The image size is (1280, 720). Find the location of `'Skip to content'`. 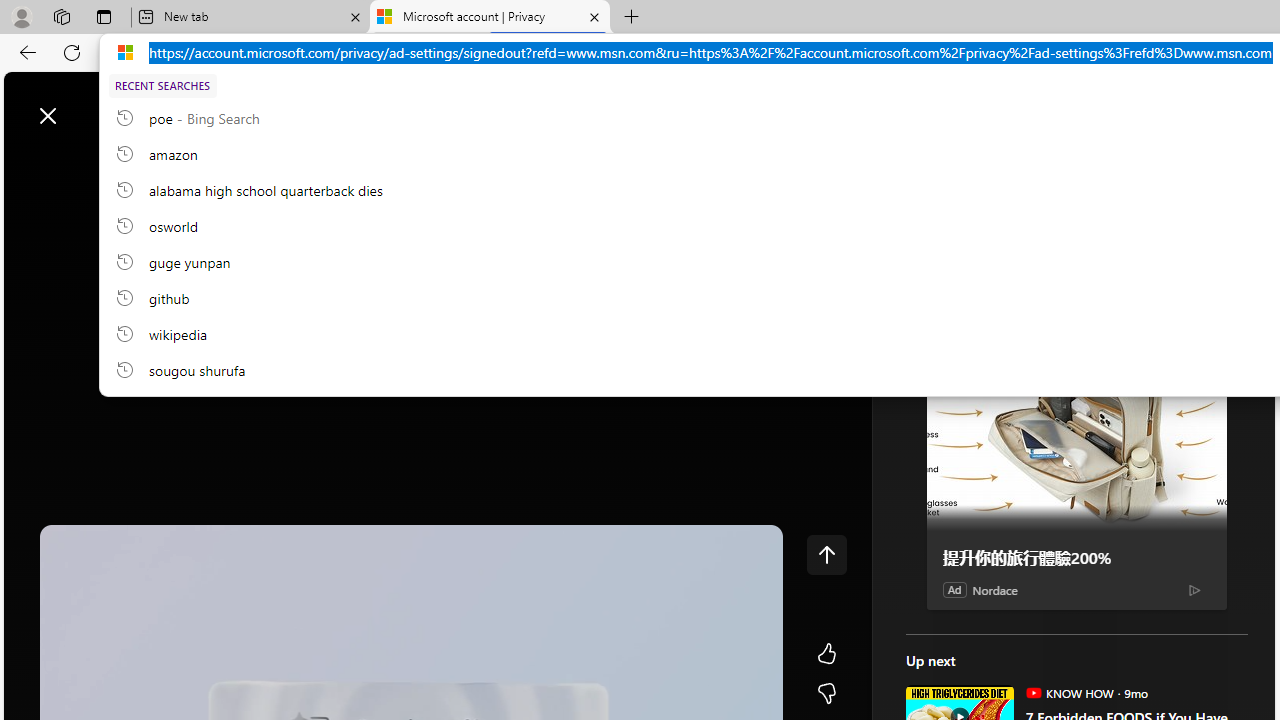

'Skip to content' is located at coordinates (86, 105).